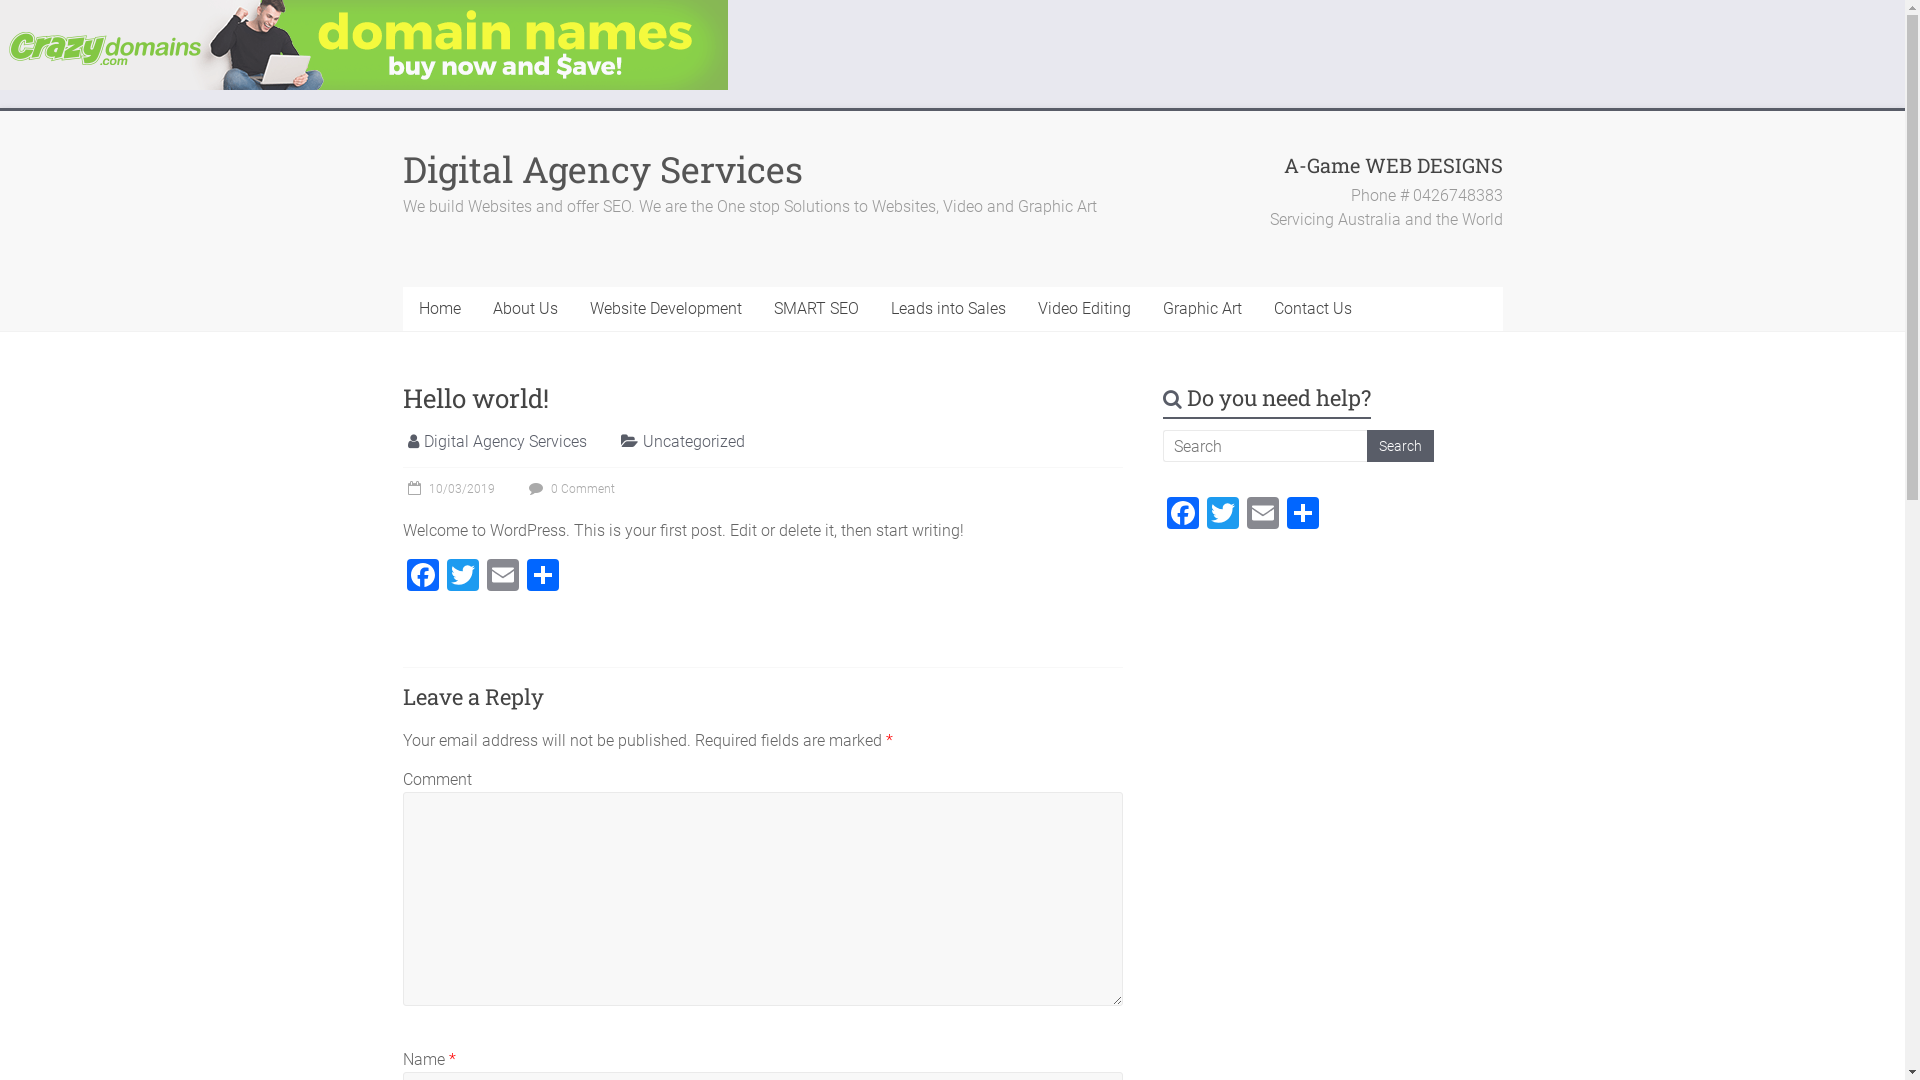 This screenshot has height=1080, width=1920. I want to click on '10/03/2019', so click(401, 489).